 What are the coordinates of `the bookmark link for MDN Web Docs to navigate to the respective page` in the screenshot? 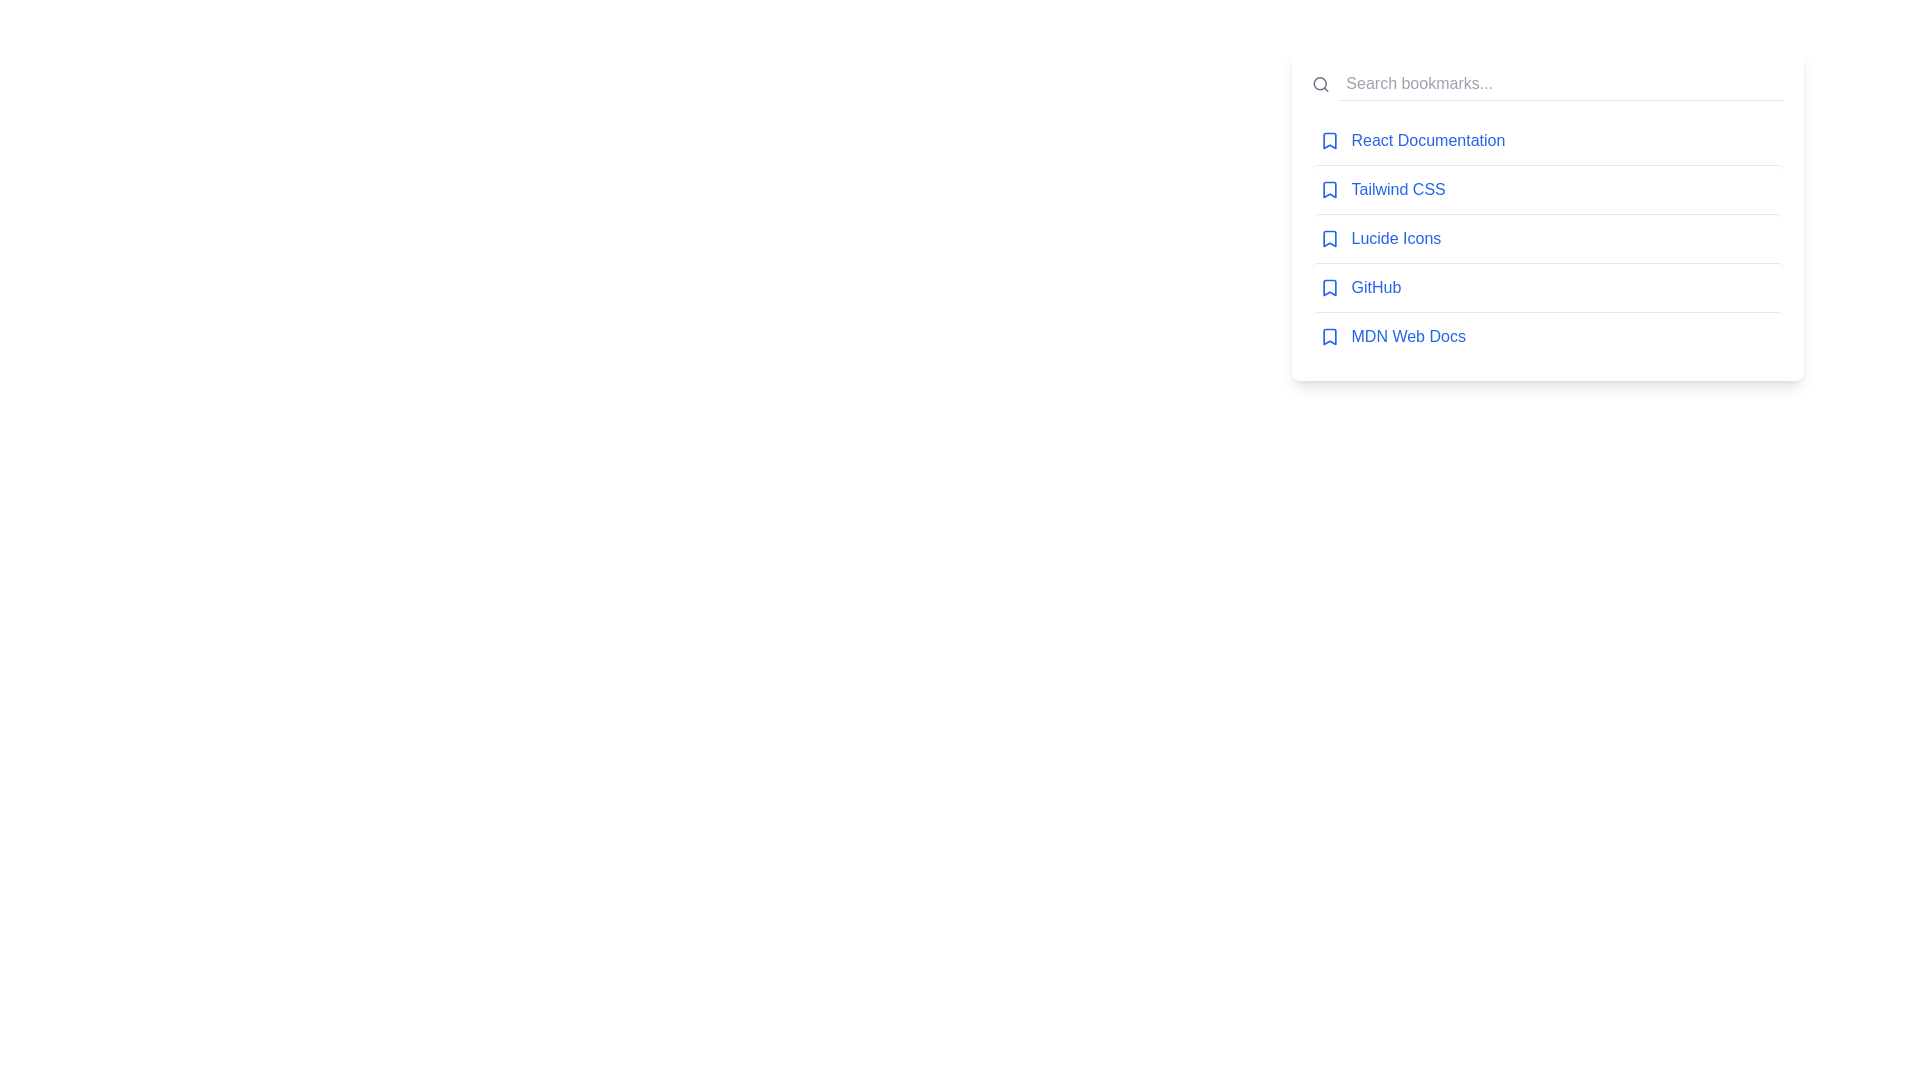 It's located at (1407, 335).